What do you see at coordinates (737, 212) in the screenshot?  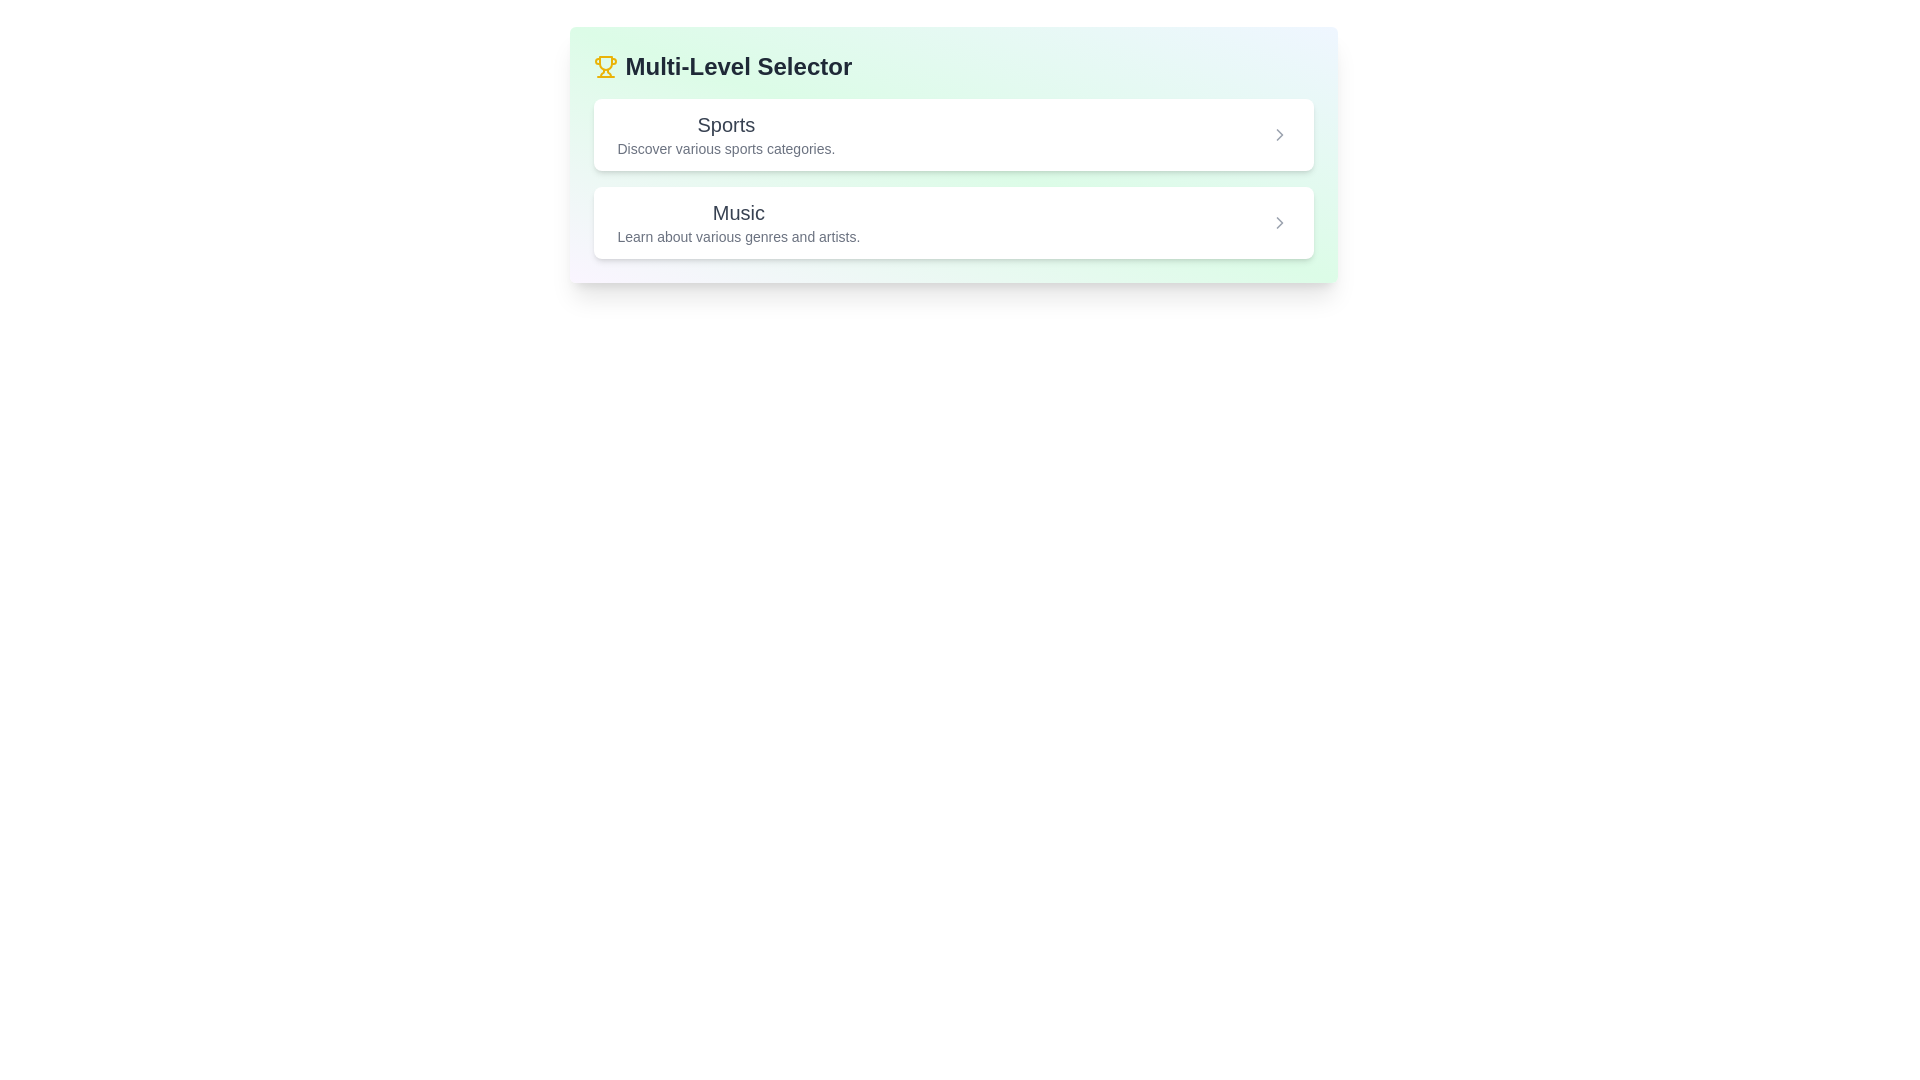 I see `the static text element displaying 'Music', which is prominently styled in a larger bold font and located in the second section under 'Multi-Level Selector'` at bounding box center [737, 212].